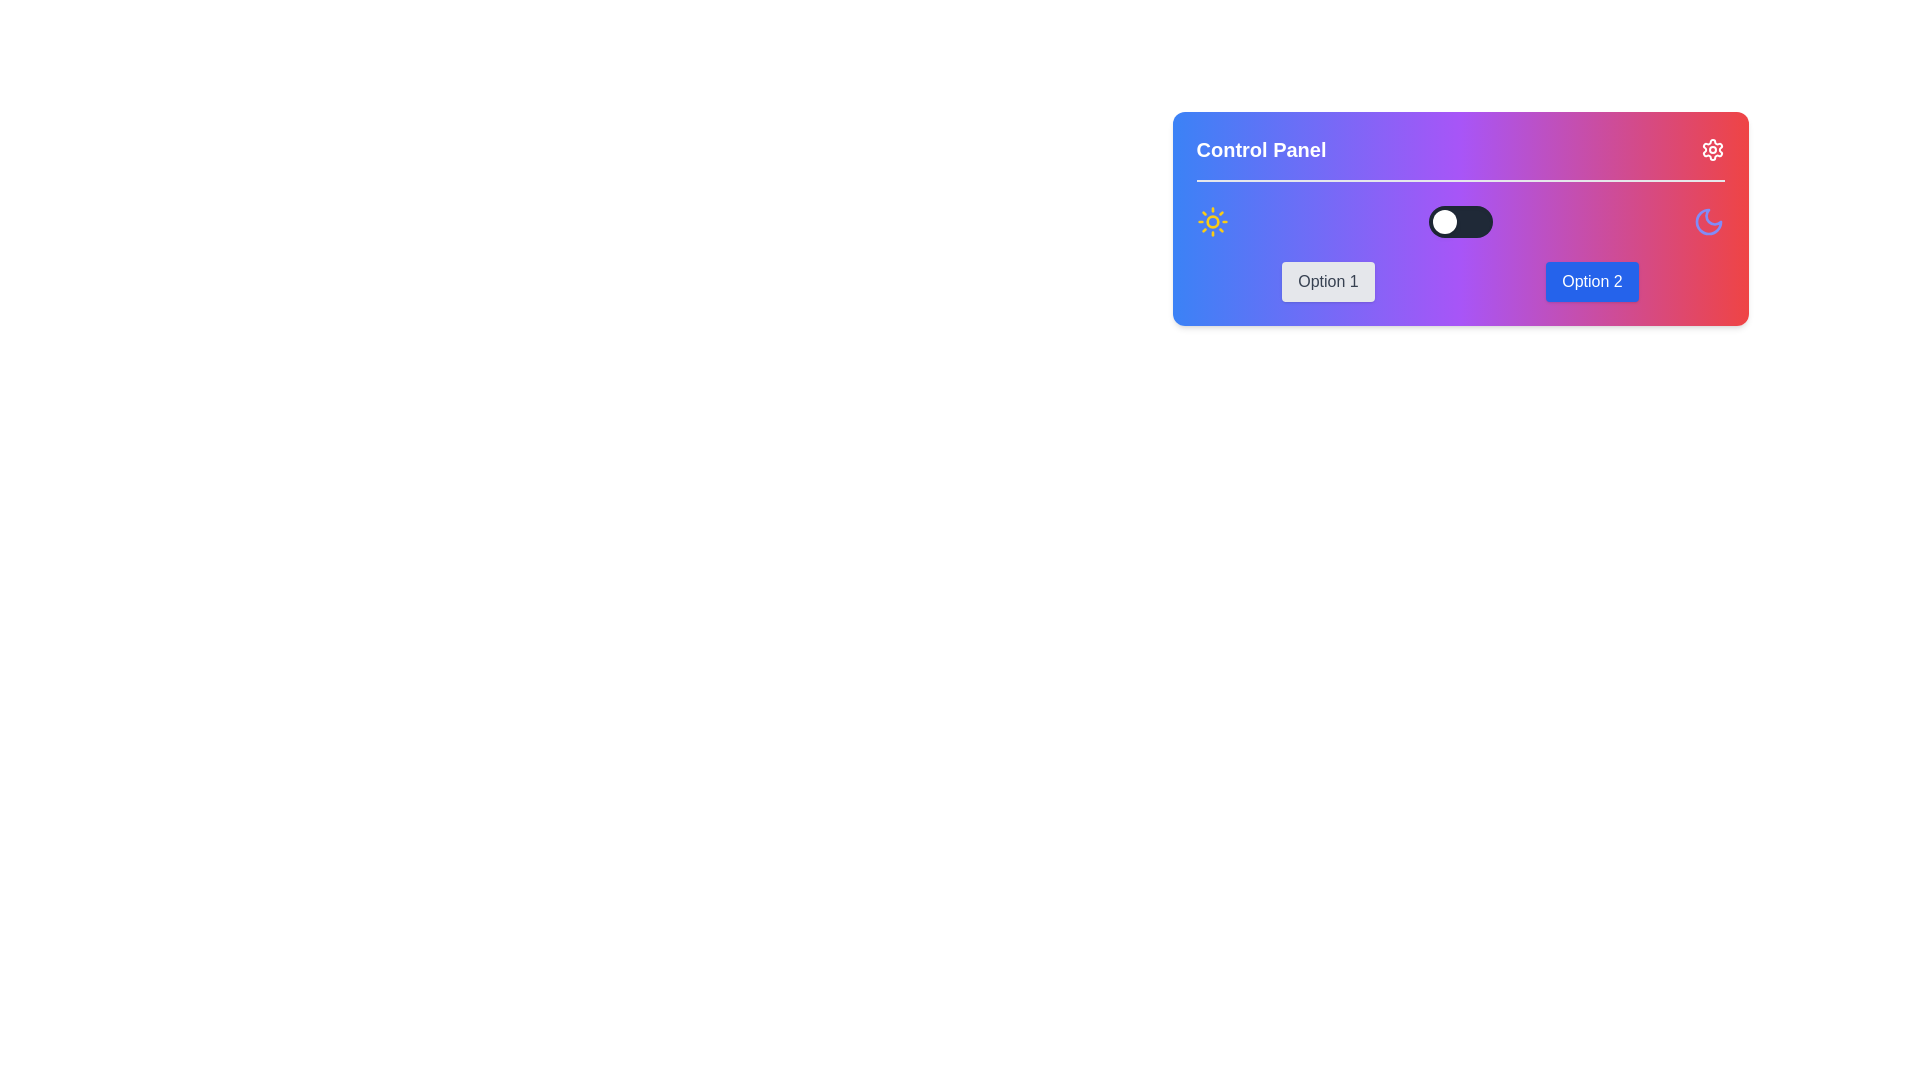 The image size is (1920, 1080). What do you see at coordinates (1707, 222) in the screenshot?
I see `the crescent moon-shaped icon located in the top-right corner of the panel interface` at bounding box center [1707, 222].